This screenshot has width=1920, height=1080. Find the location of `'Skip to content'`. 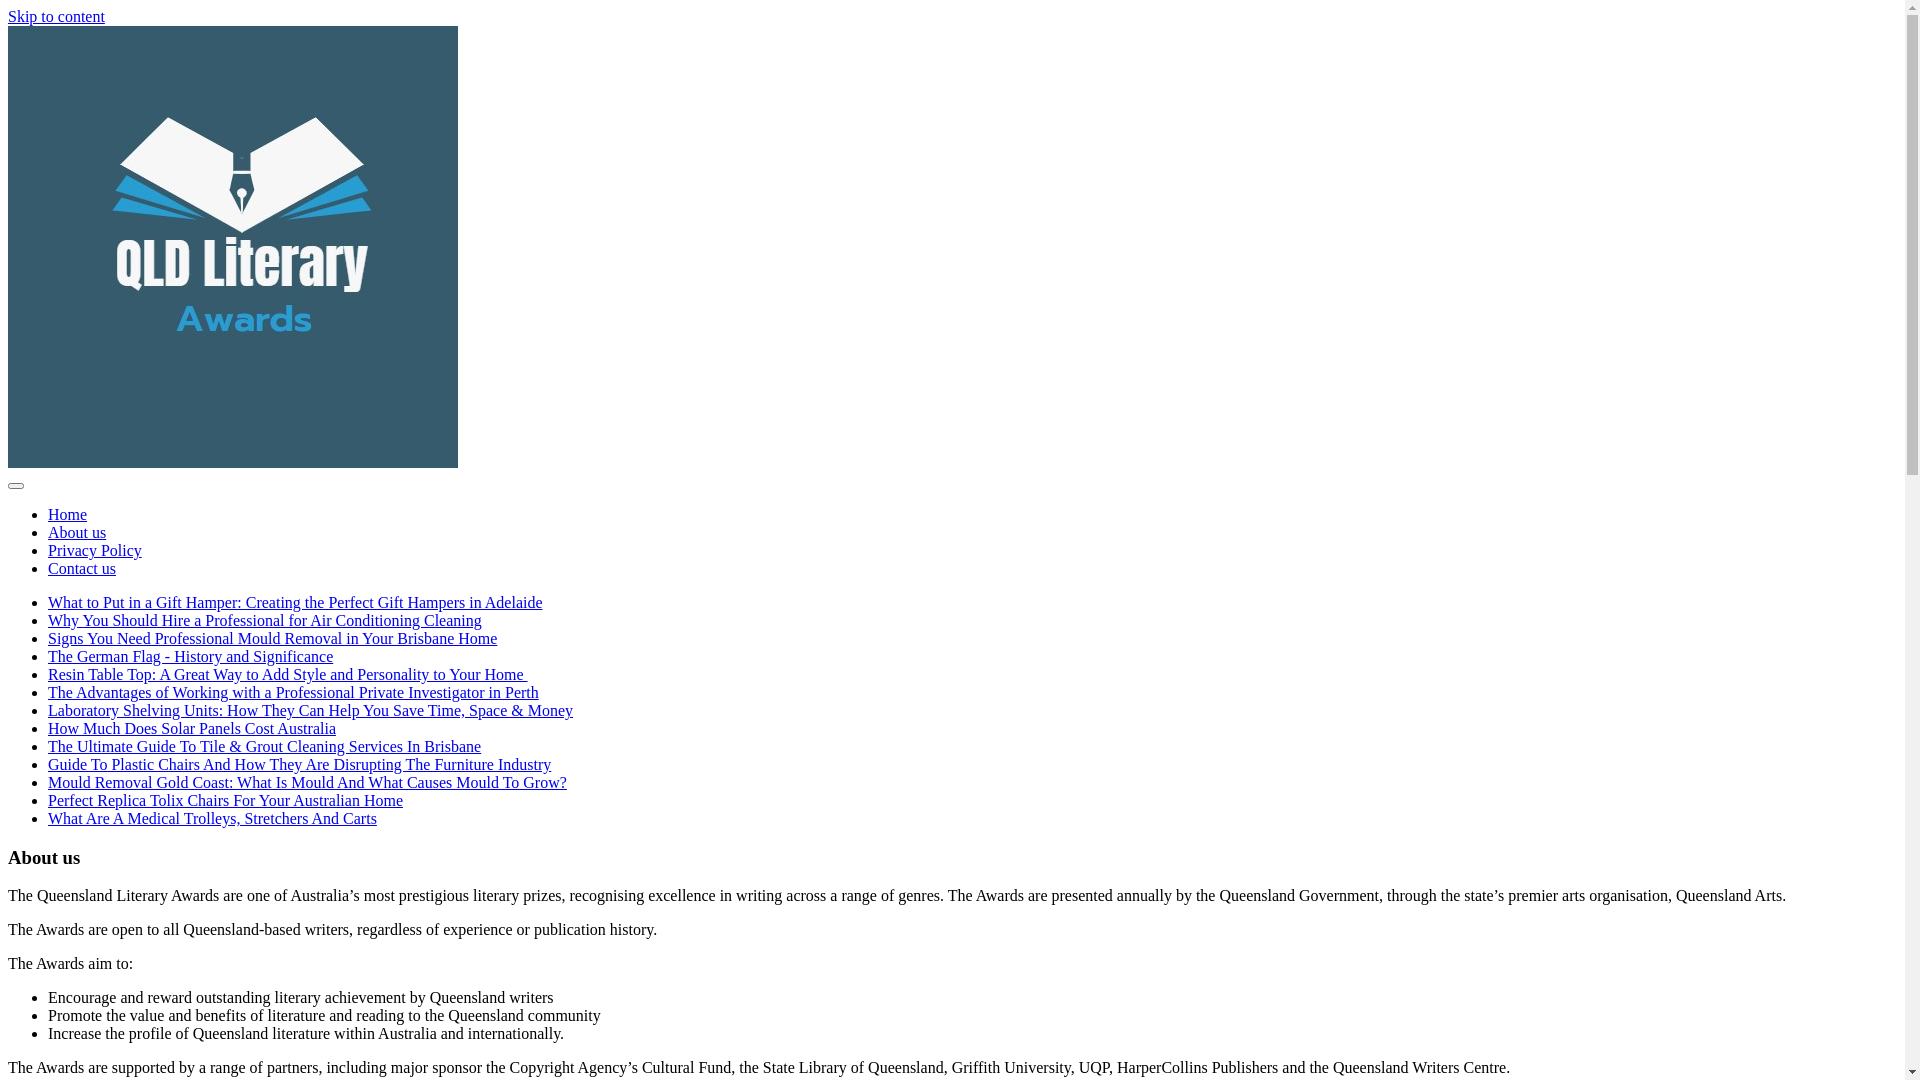

'Skip to content' is located at coordinates (56, 16).